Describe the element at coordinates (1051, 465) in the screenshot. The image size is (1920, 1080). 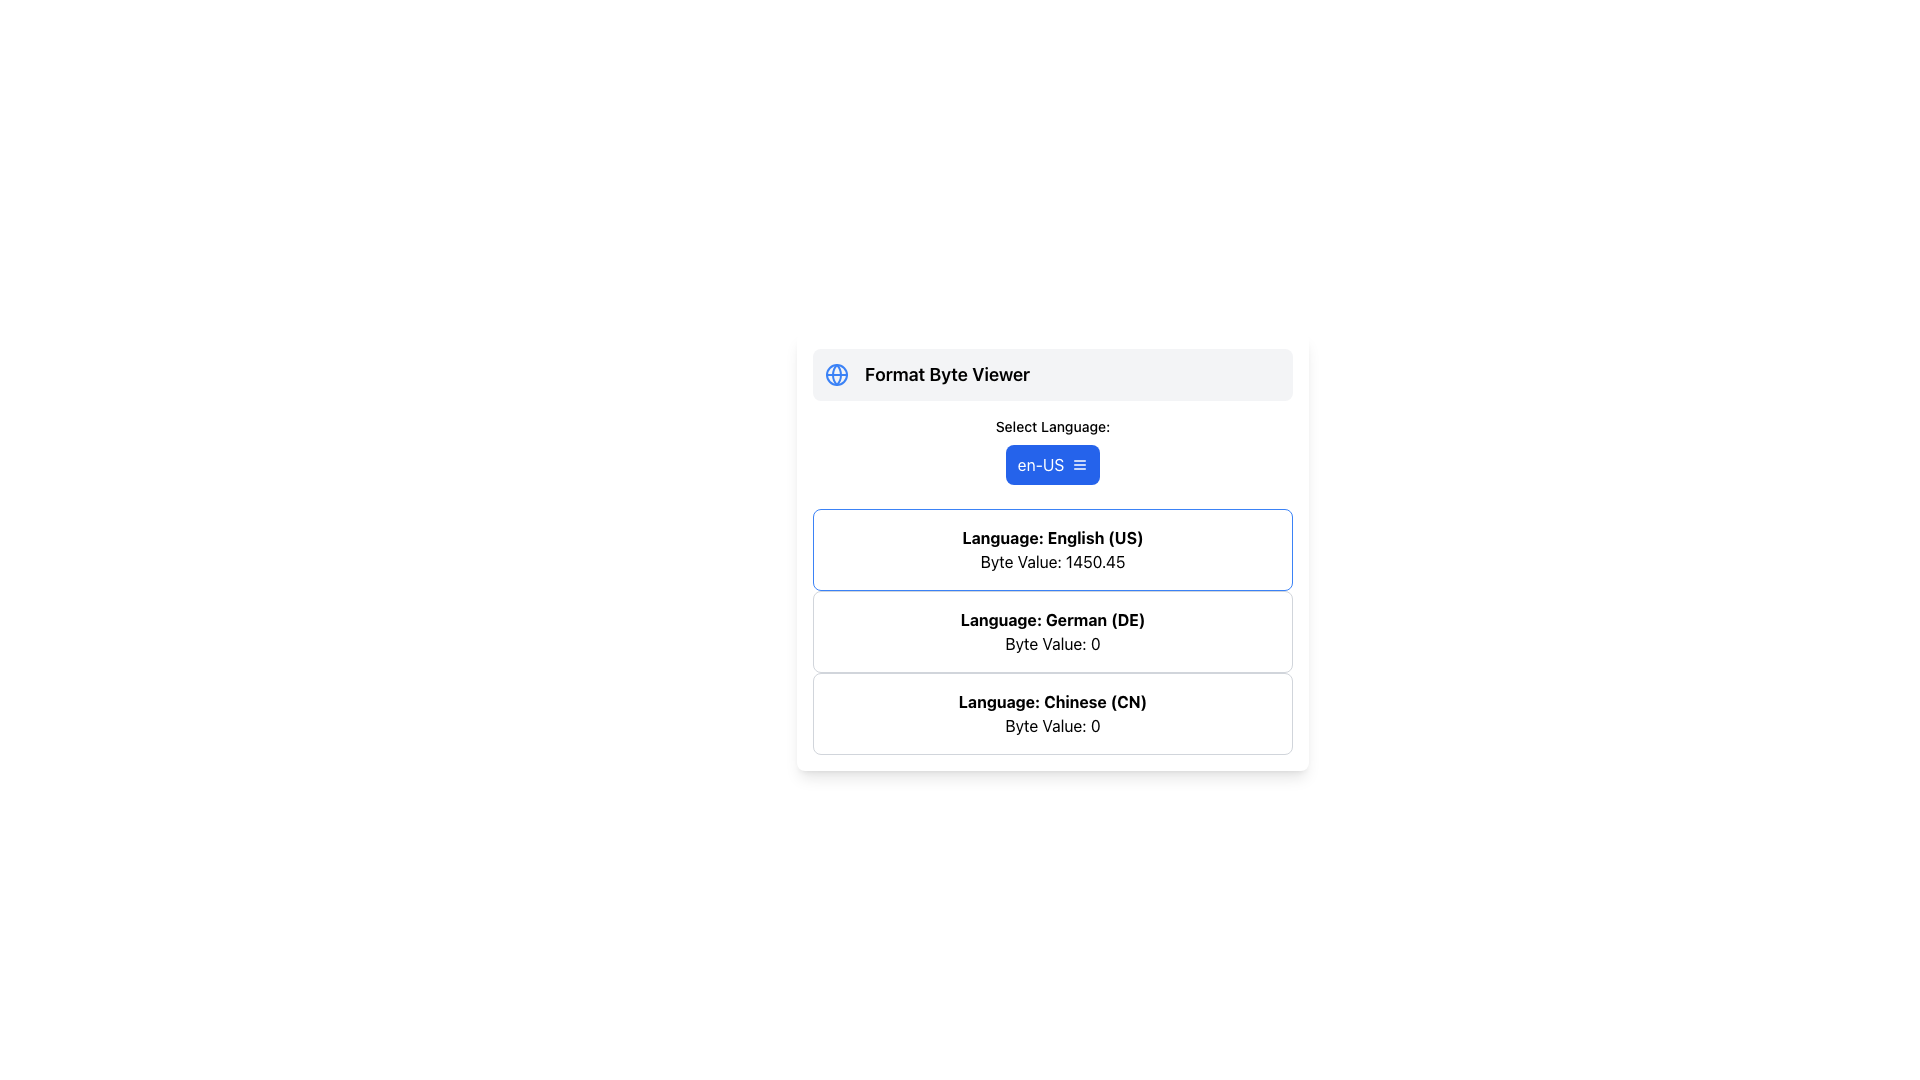
I see `the Dropdown Toggle Button located in the 'Select Language' section` at that location.